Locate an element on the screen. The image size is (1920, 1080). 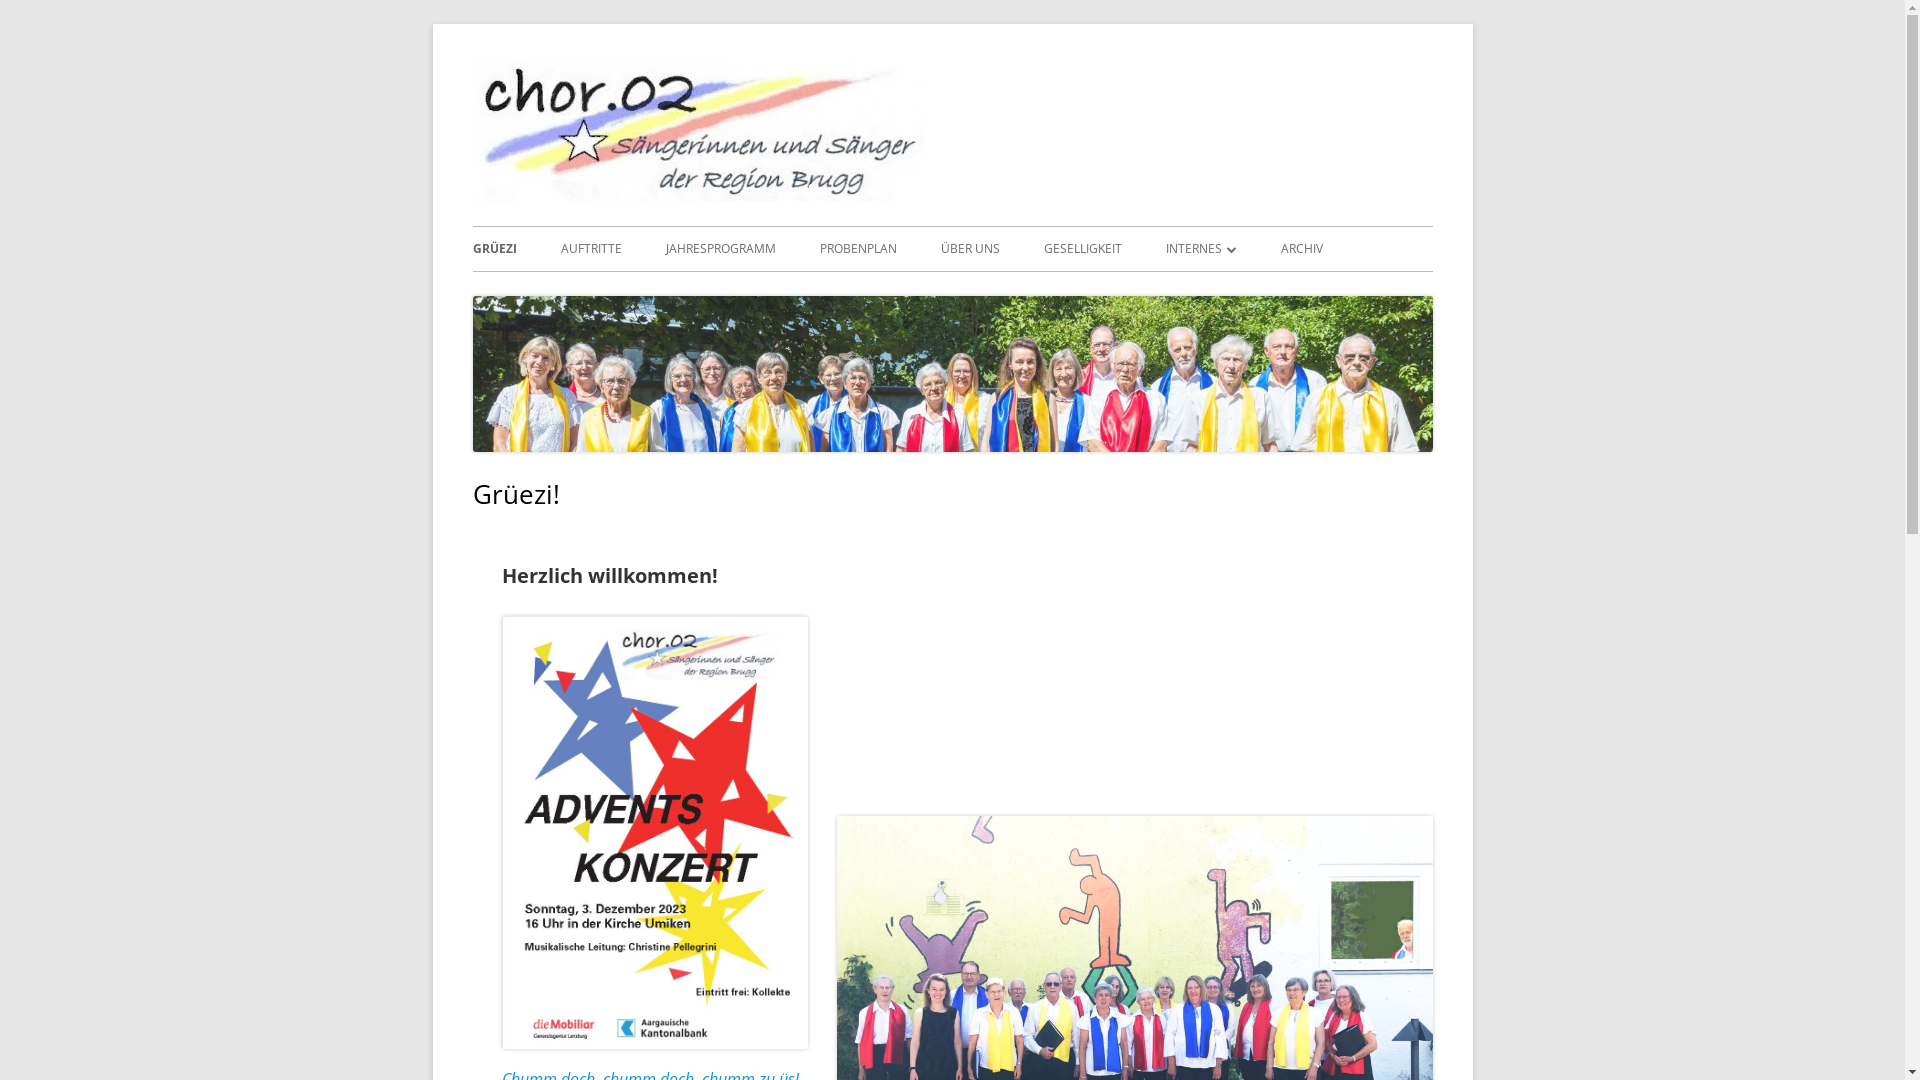
'ARCHIV' is located at coordinates (1280, 248).